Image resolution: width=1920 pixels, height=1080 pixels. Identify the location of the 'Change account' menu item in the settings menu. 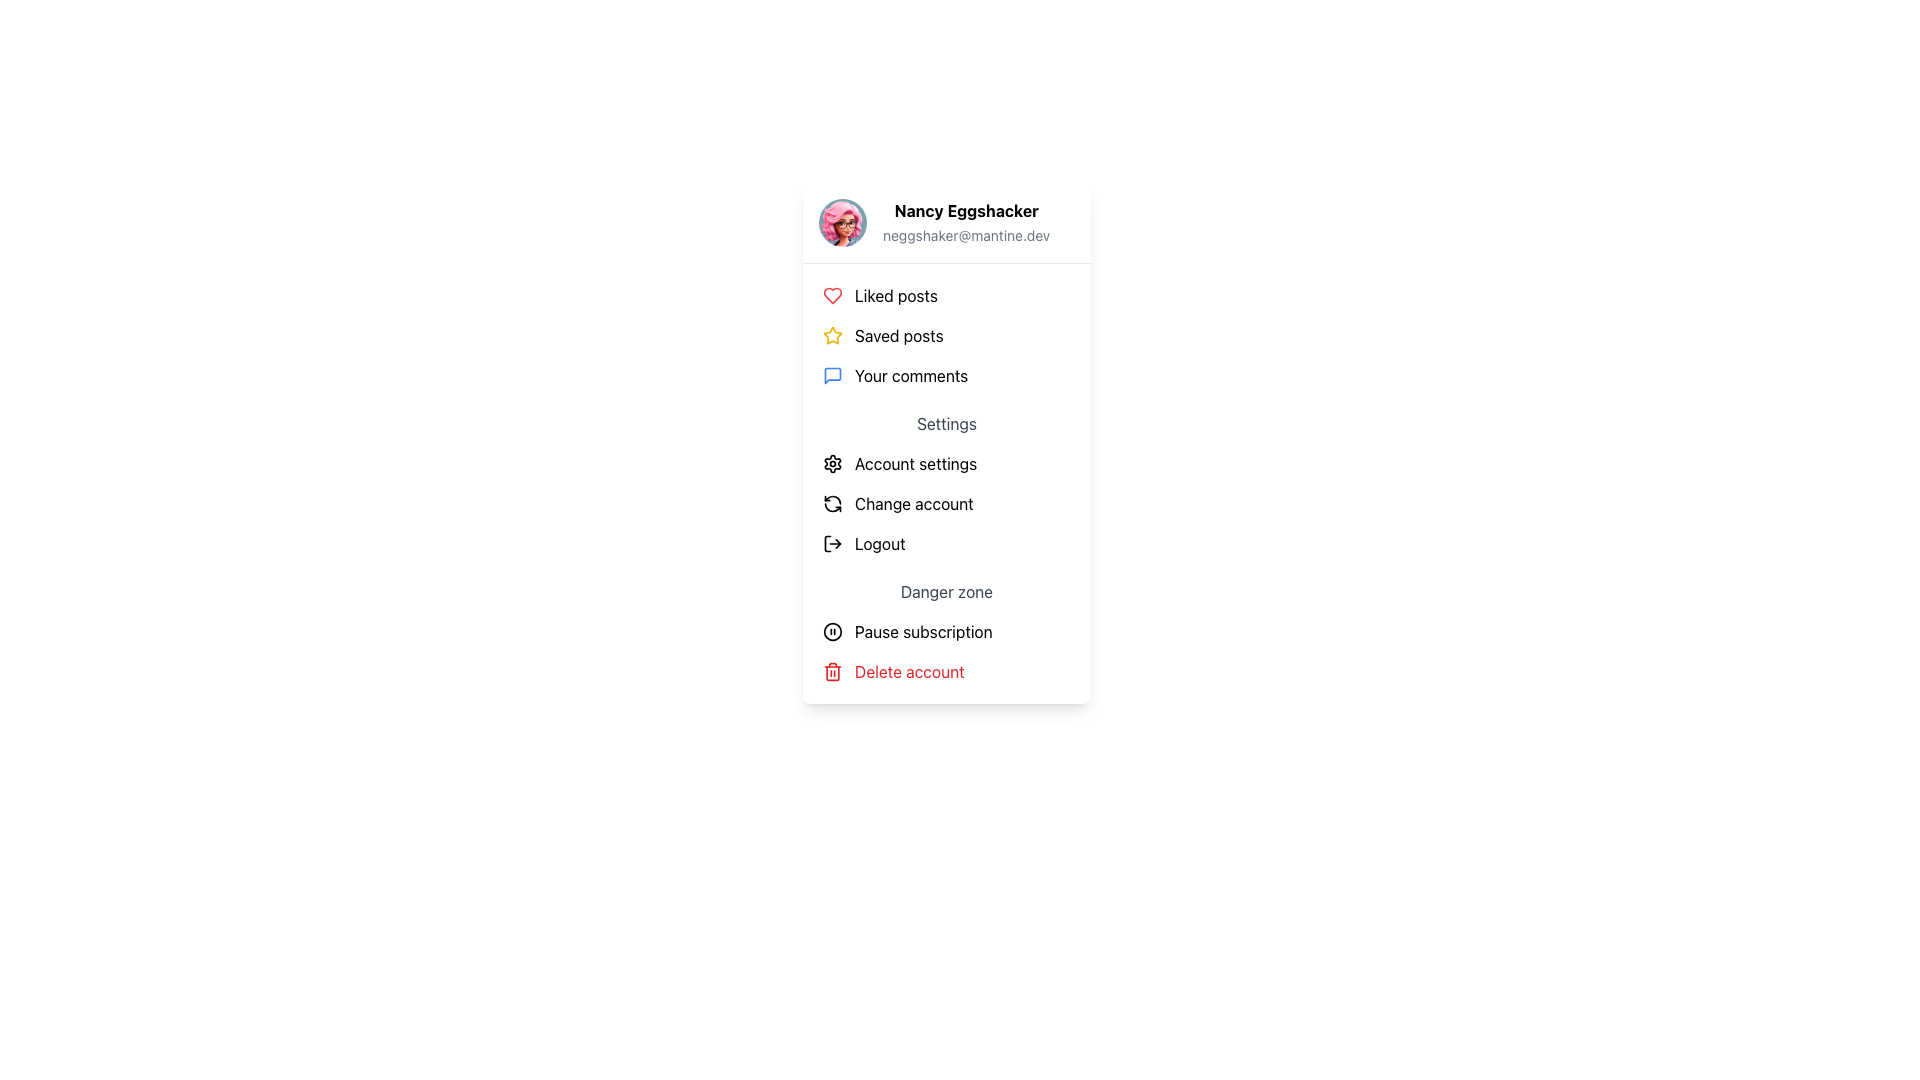
(945, 503).